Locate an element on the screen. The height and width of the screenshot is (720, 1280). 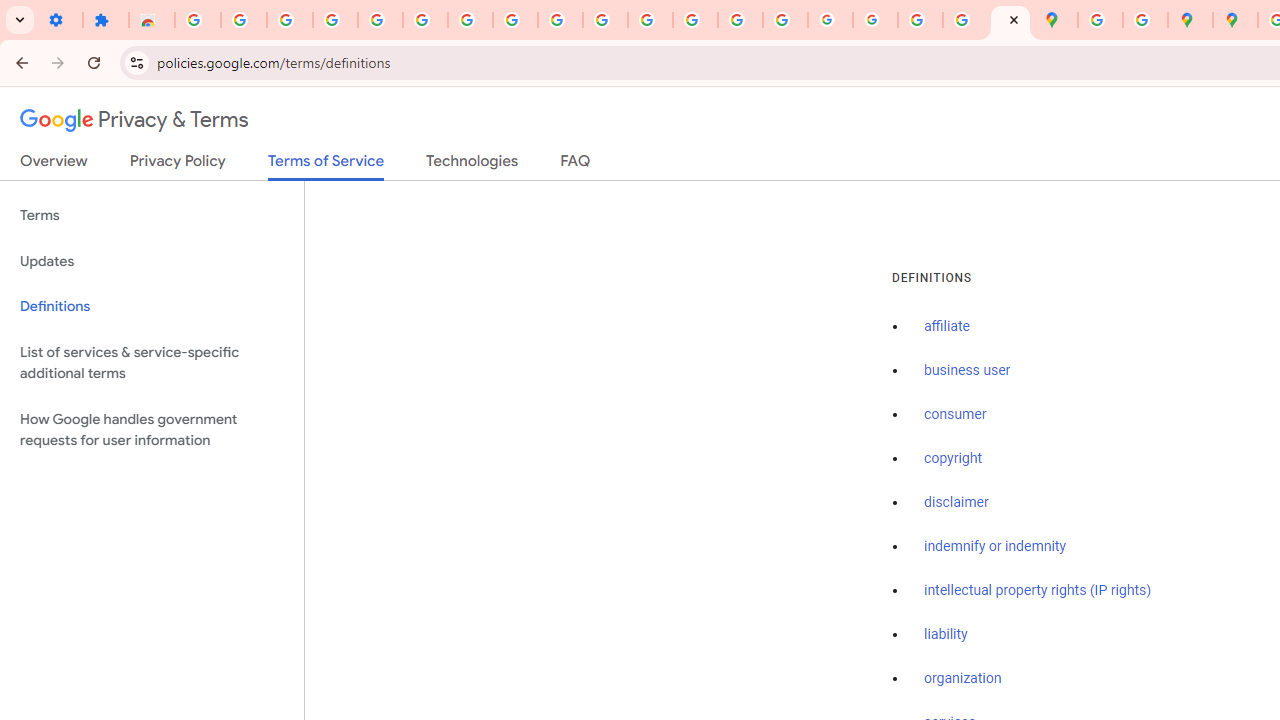
'business user' is located at coordinates (967, 371).